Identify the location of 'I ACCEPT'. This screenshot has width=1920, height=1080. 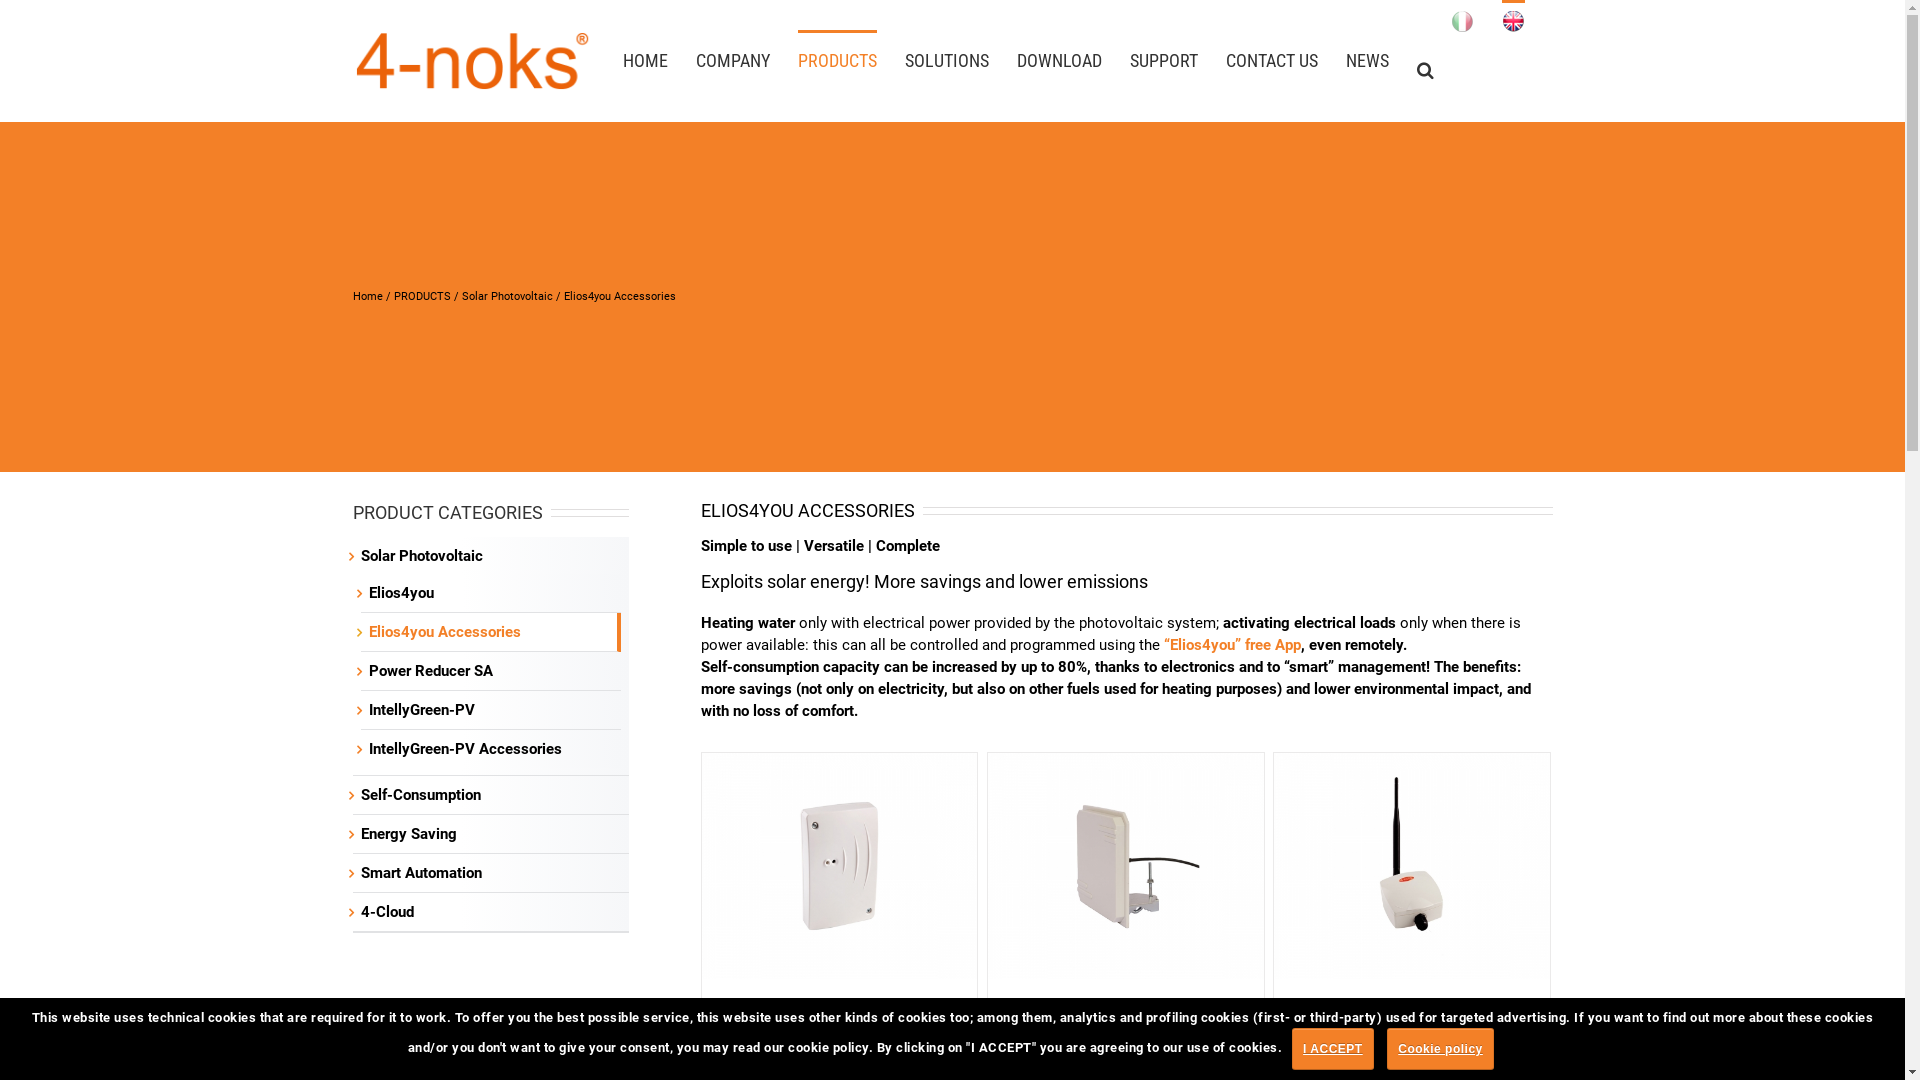
(1333, 1048).